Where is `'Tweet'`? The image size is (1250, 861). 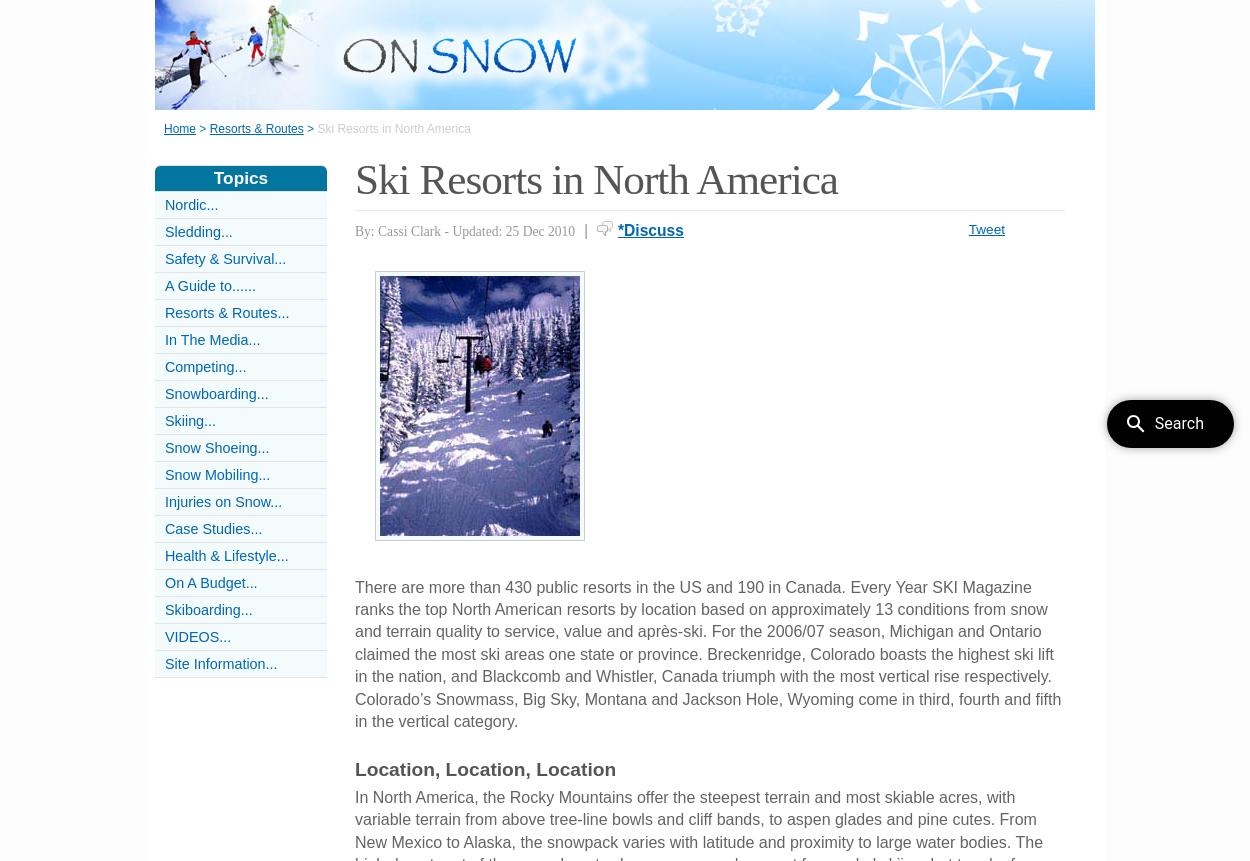
'Tweet' is located at coordinates (967, 228).